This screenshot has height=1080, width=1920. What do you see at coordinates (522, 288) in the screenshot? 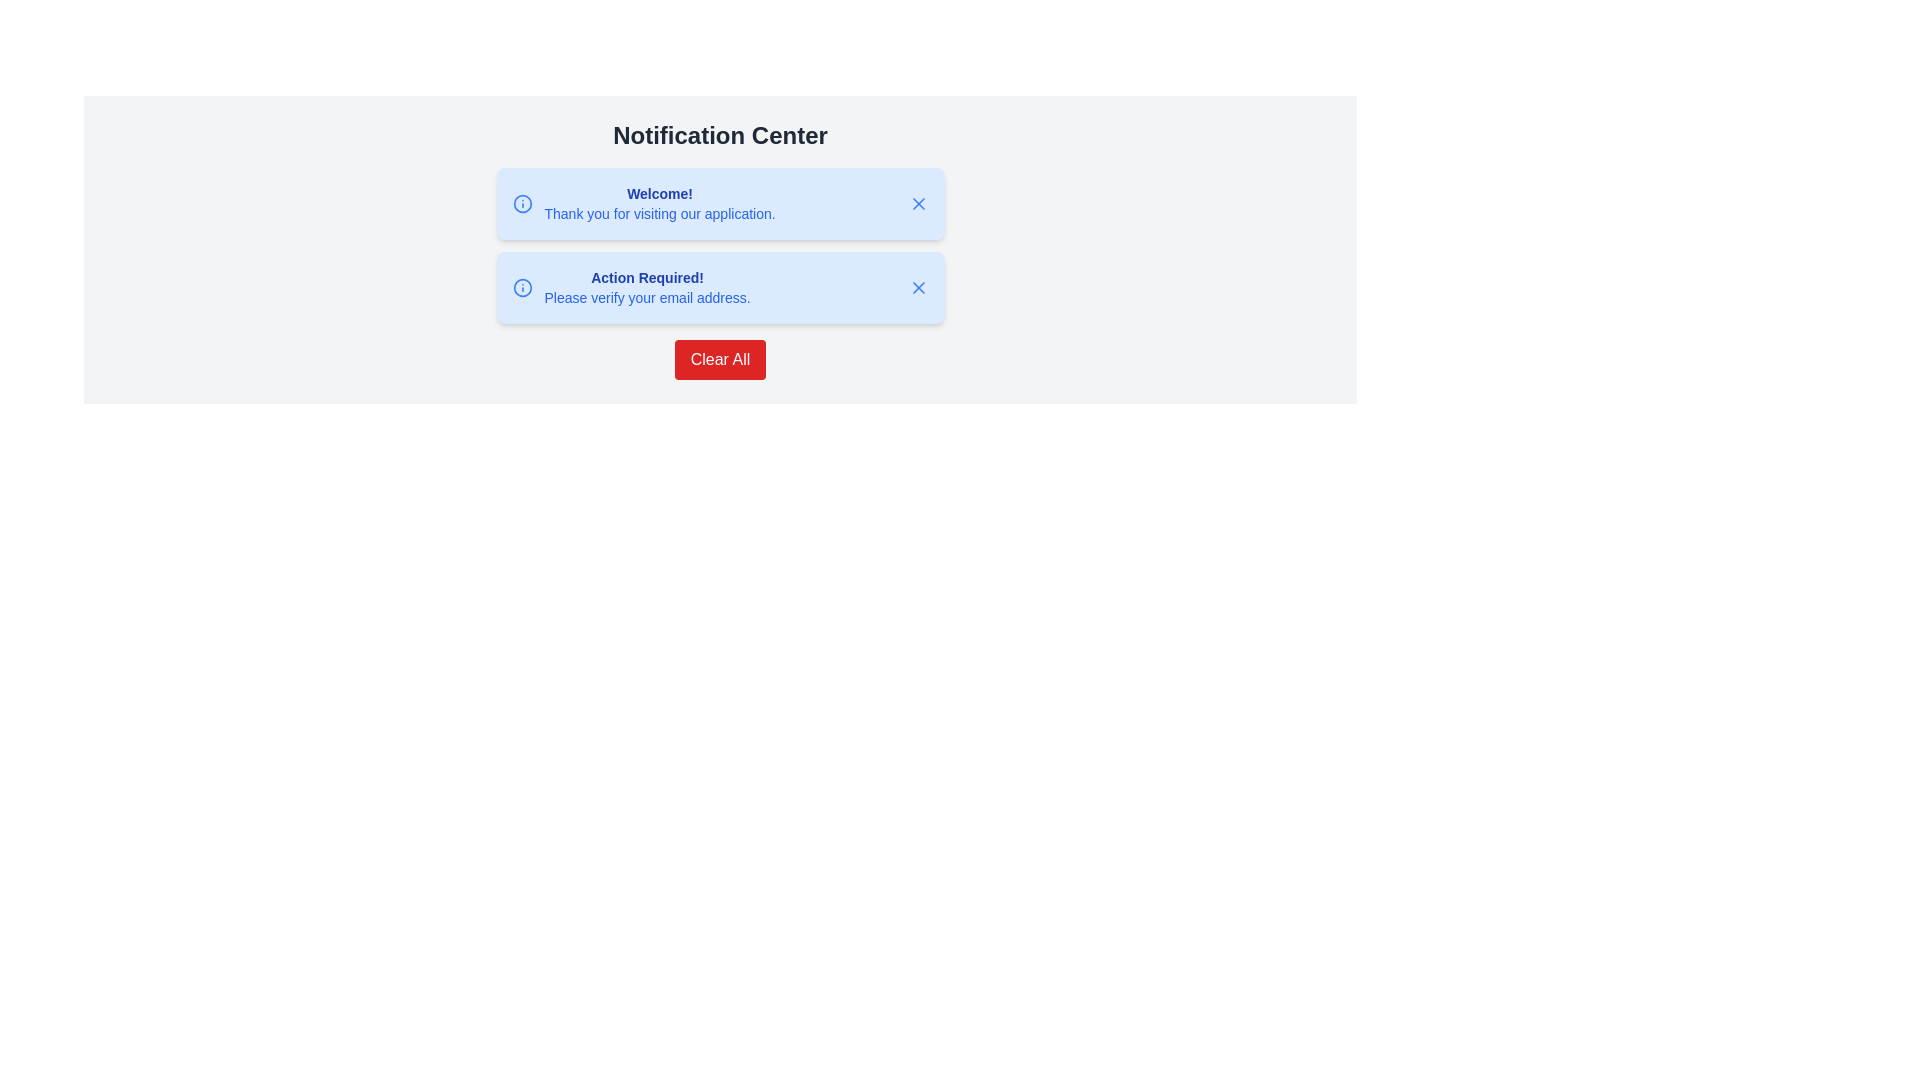
I see `the circular blue informational icon with the letter 'i' in the center, located on the left side of the 'Action Required!' notification card` at bounding box center [522, 288].